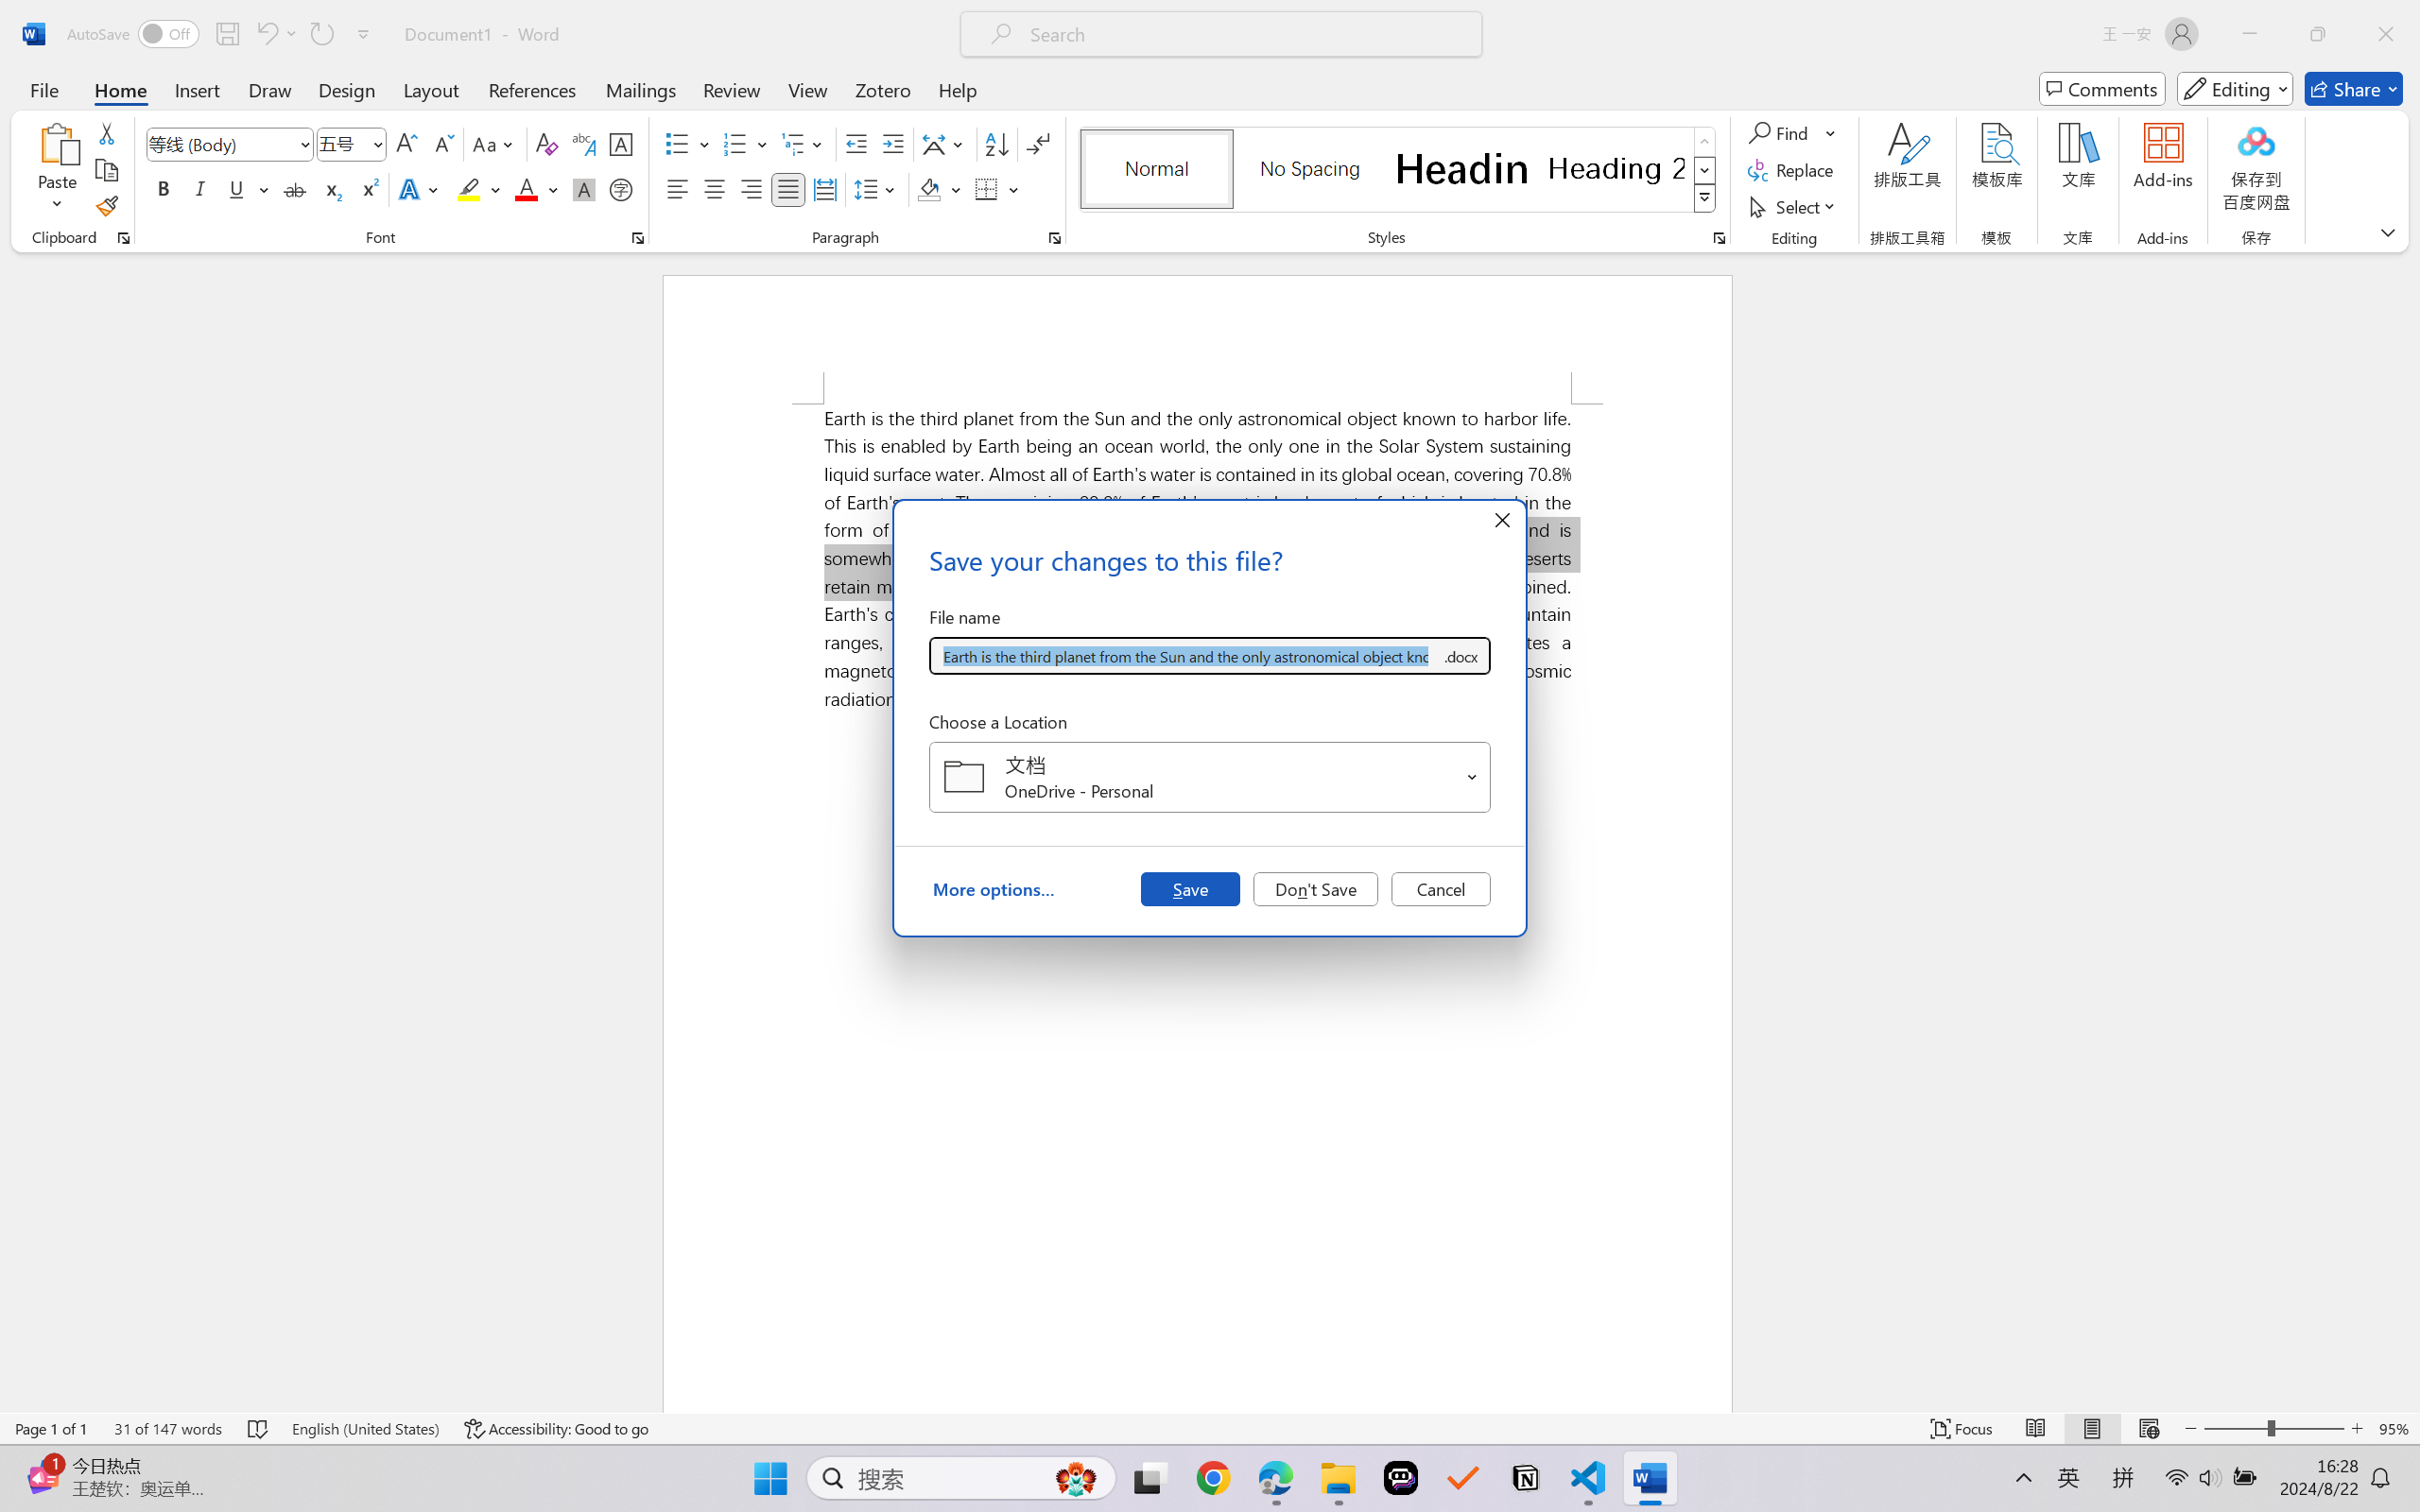 This screenshot has width=2420, height=1512. I want to click on 'Don', so click(1315, 887).